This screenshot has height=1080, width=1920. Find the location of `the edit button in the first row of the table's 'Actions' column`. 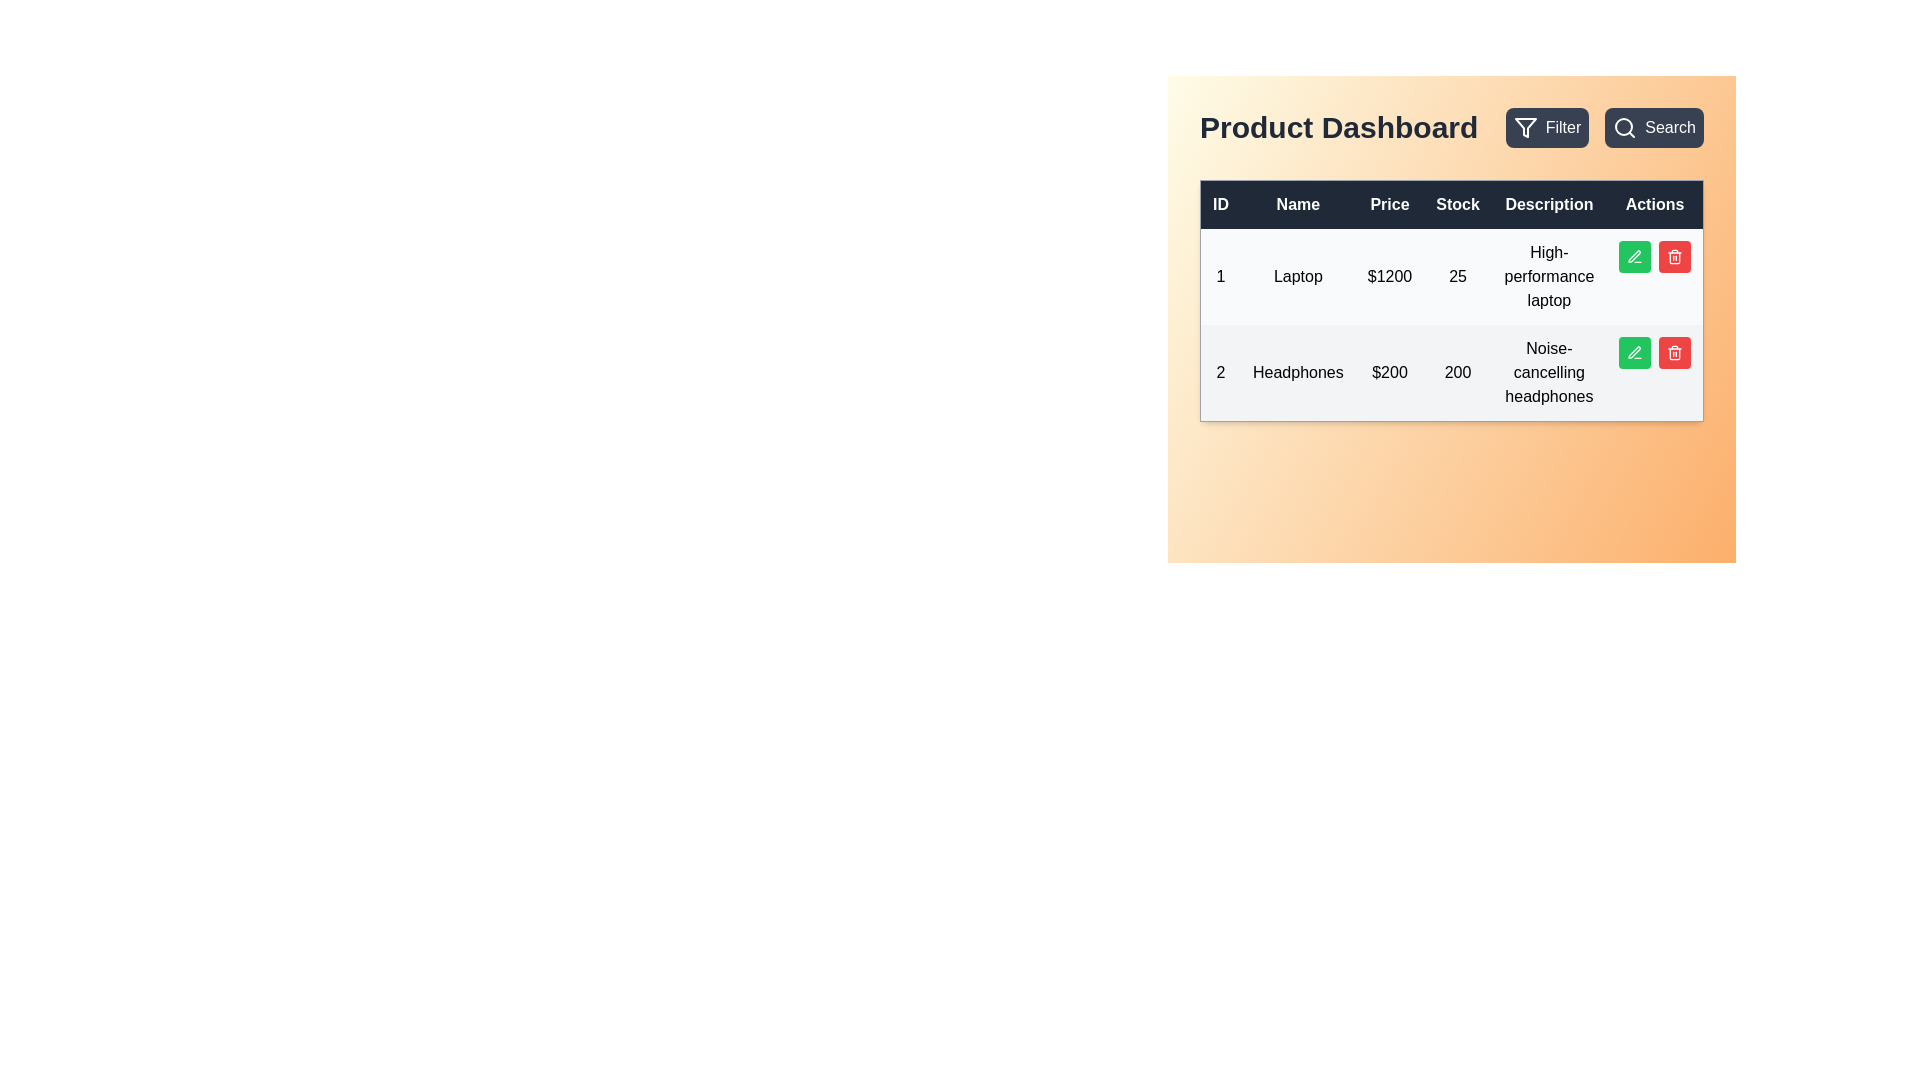

the edit button in the first row of the table's 'Actions' column is located at coordinates (1635, 256).